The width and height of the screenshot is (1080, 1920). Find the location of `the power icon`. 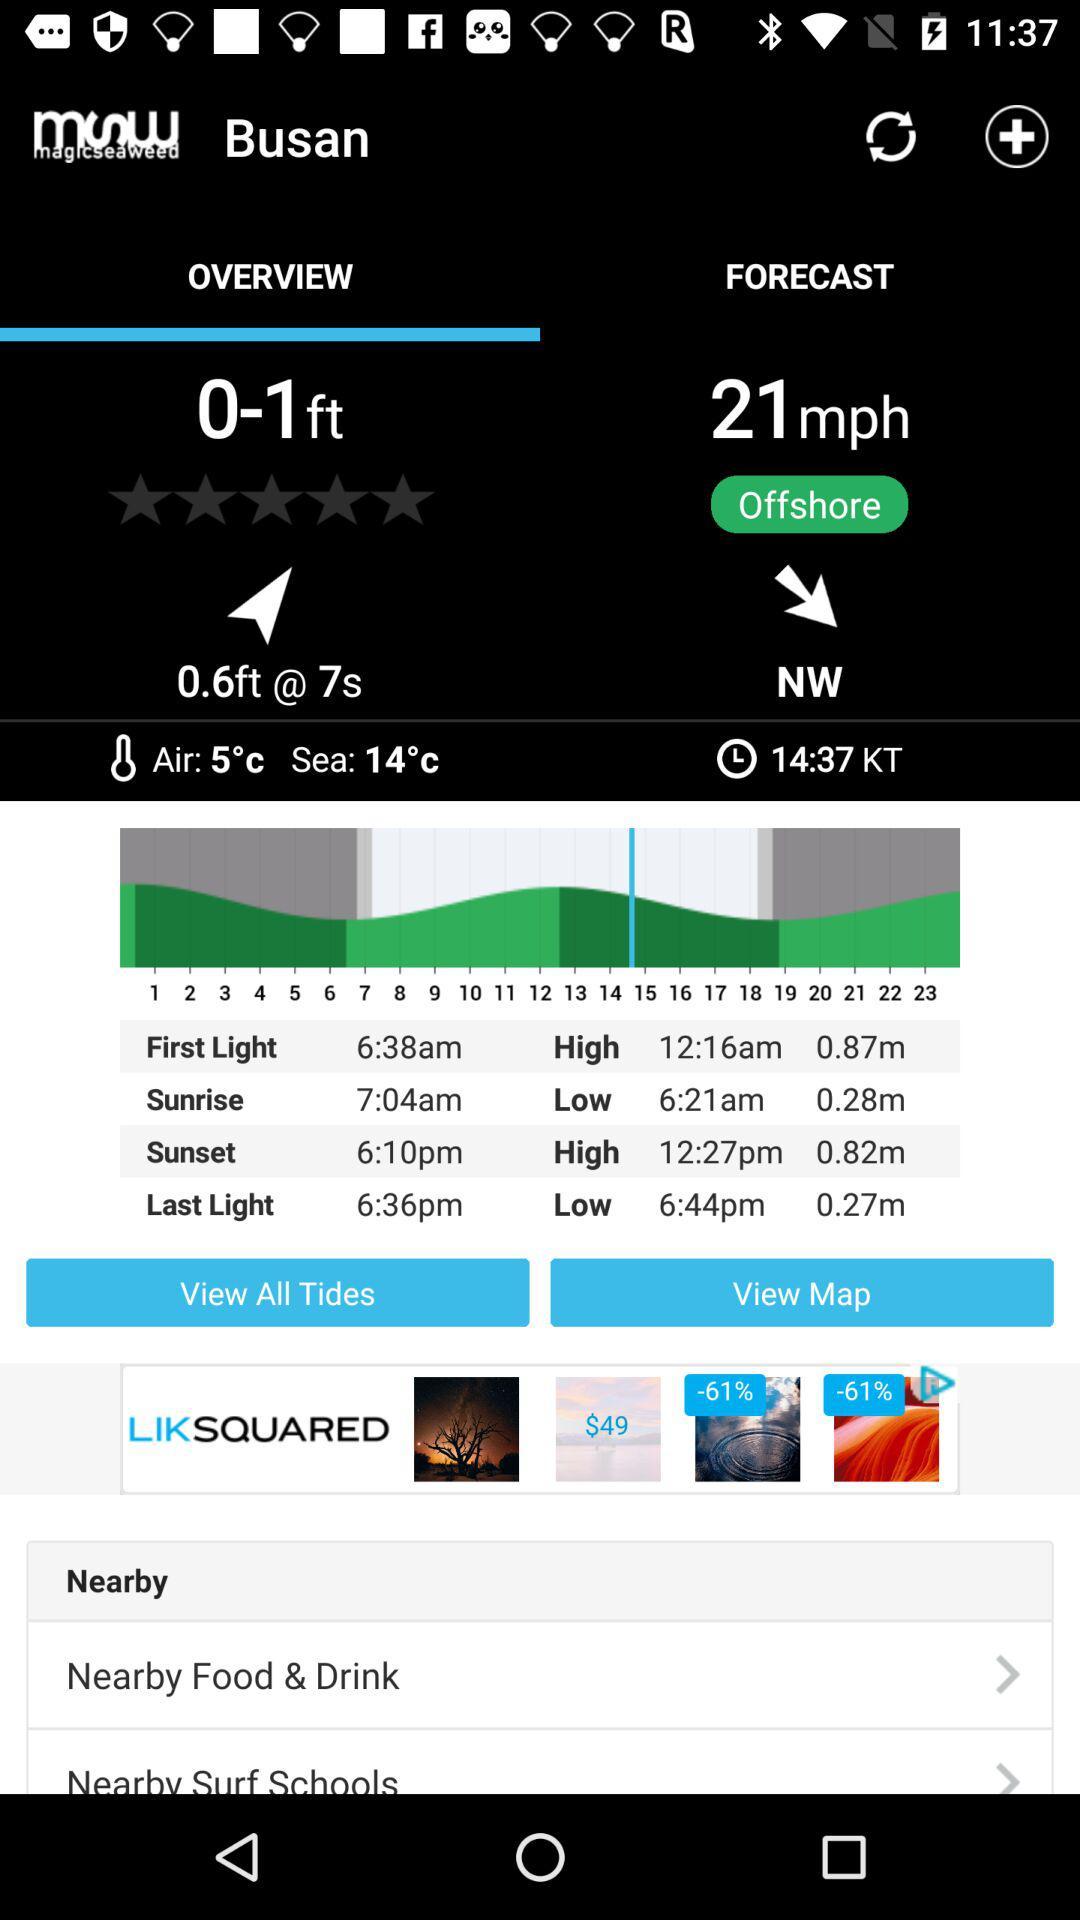

the power icon is located at coordinates (123, 756).